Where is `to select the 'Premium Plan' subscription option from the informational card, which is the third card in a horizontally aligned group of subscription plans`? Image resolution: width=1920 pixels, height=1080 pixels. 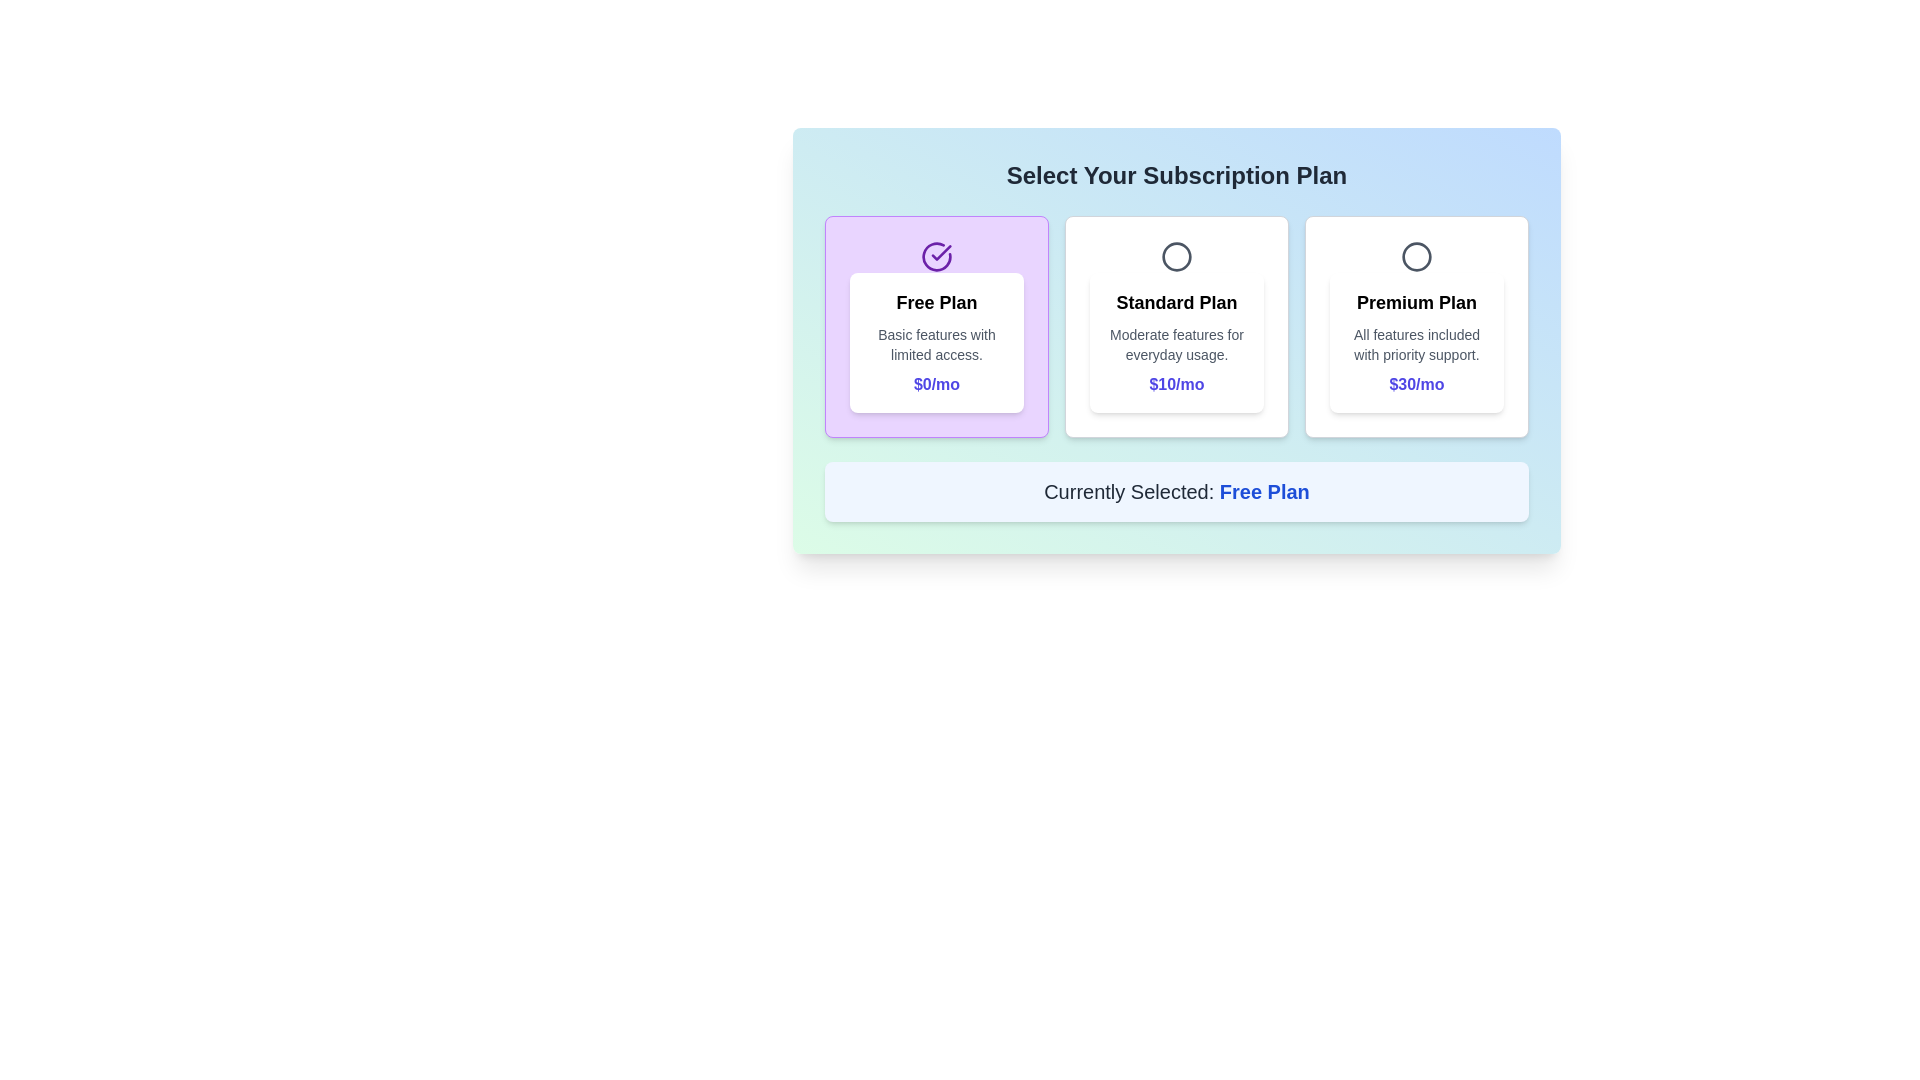 to select the 'Premium Plan' subscription option from the informational card, which is the third card in a horizontally aligned group of subscription plans is located at coordinates (1415, 342).